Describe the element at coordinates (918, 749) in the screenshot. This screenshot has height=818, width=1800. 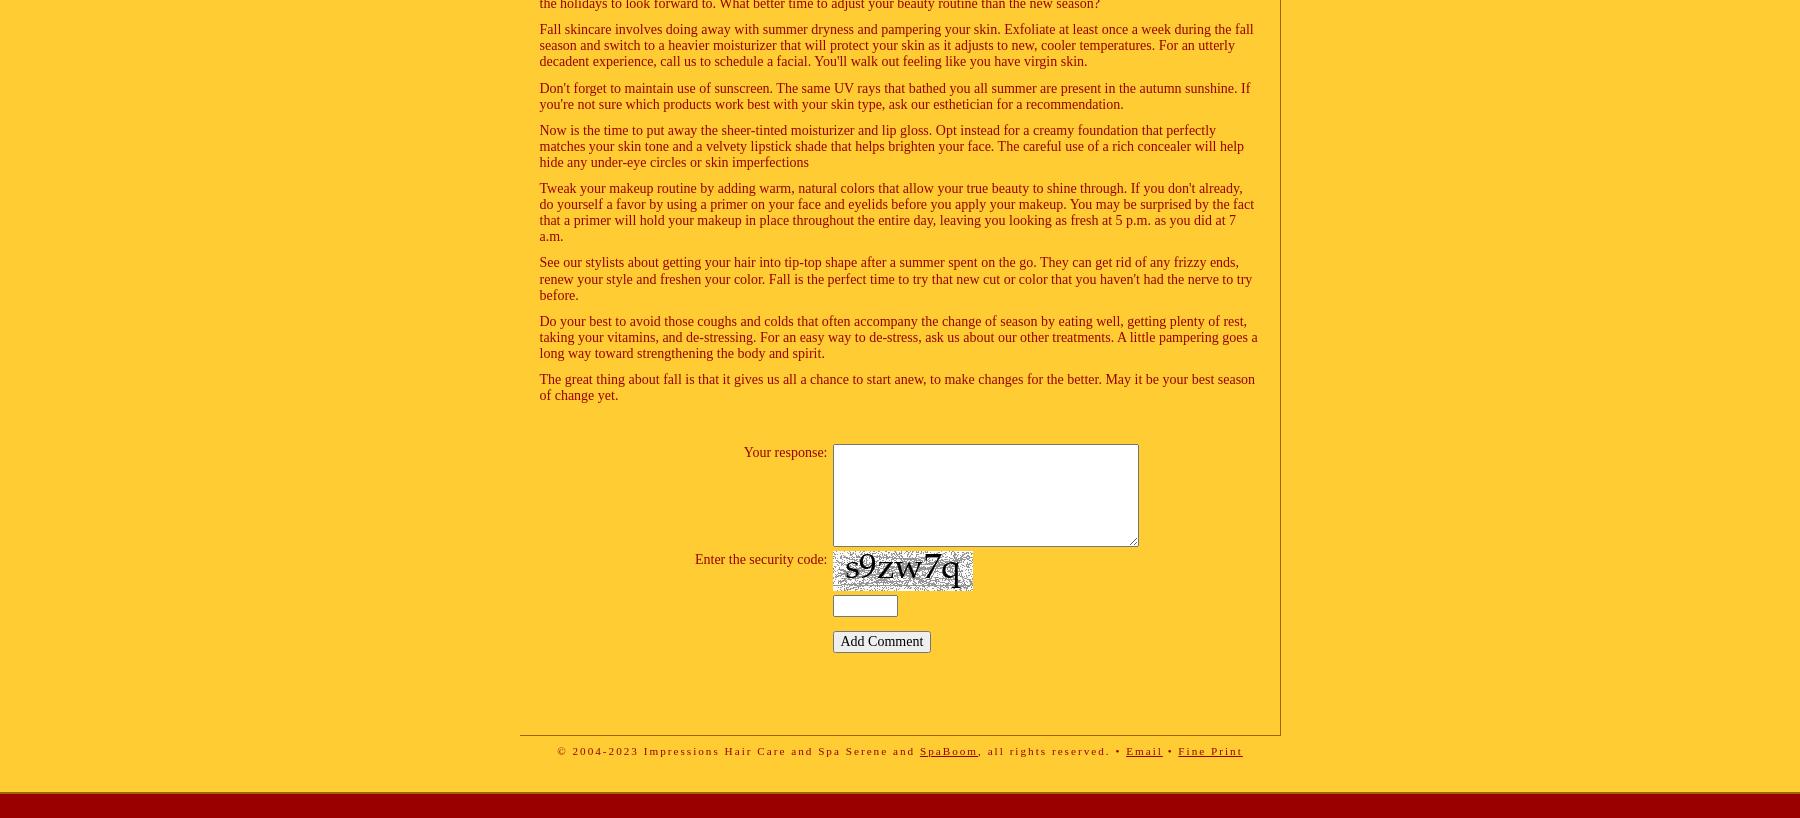
I see `'SpaBoom'` at that location.